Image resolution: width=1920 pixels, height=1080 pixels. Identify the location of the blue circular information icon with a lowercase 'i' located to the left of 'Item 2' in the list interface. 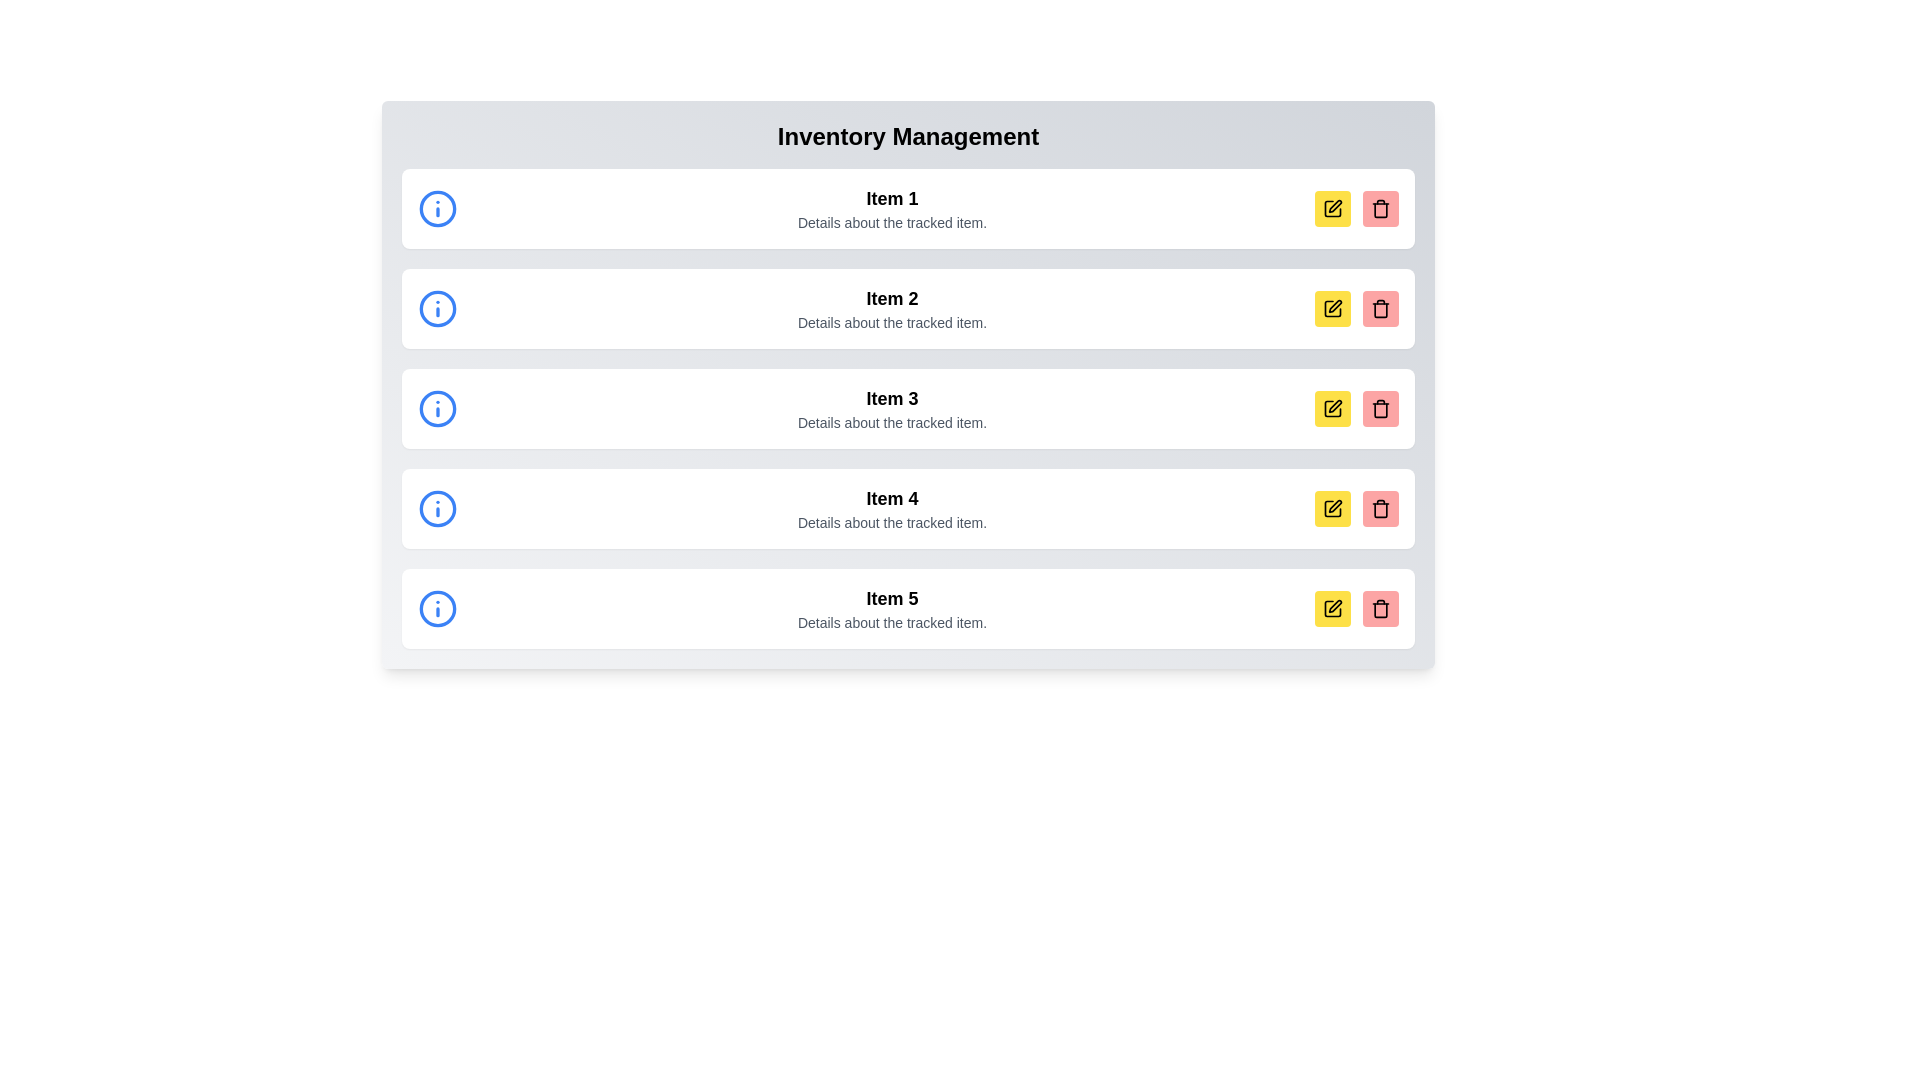
(436, 308).